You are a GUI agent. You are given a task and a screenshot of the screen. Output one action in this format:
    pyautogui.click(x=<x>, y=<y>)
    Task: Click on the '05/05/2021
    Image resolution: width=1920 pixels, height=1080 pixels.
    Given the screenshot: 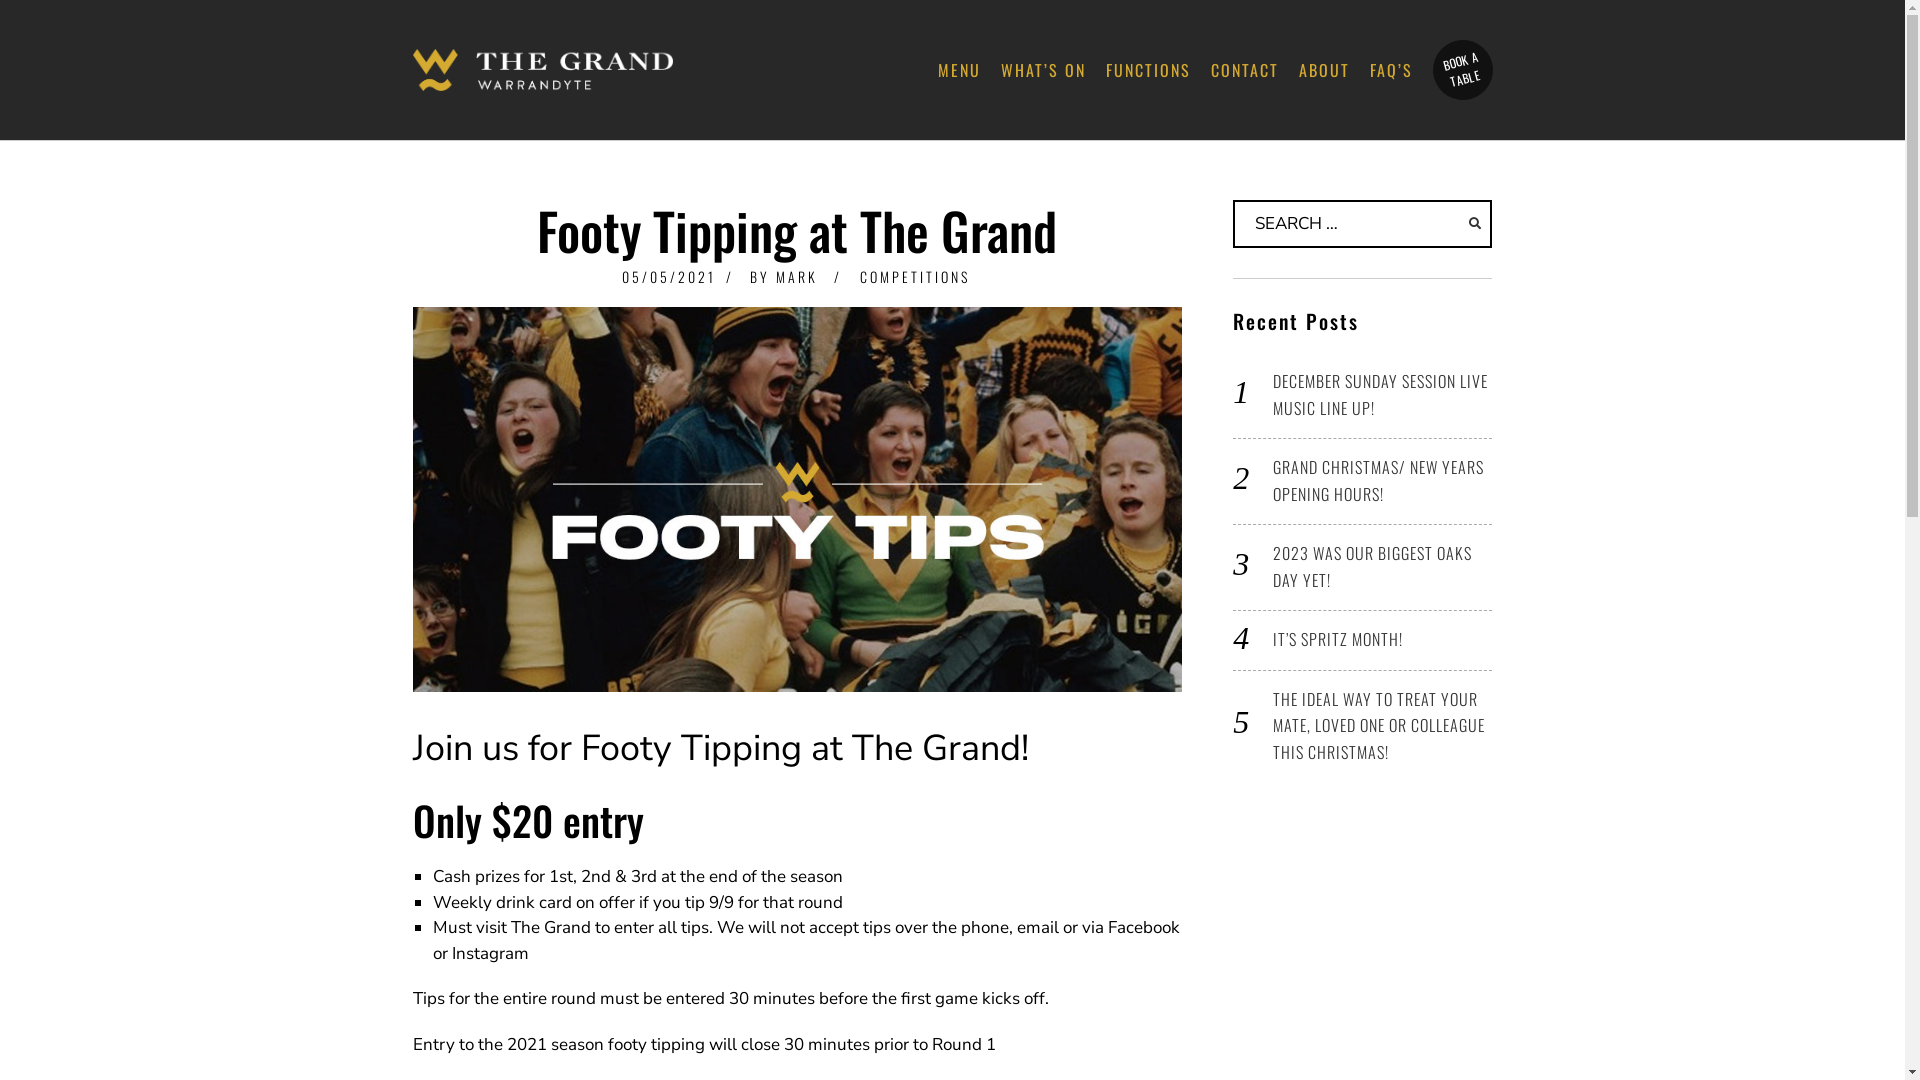 What is the action you would take?
    pyautogui.click(x=668, y=276)
    